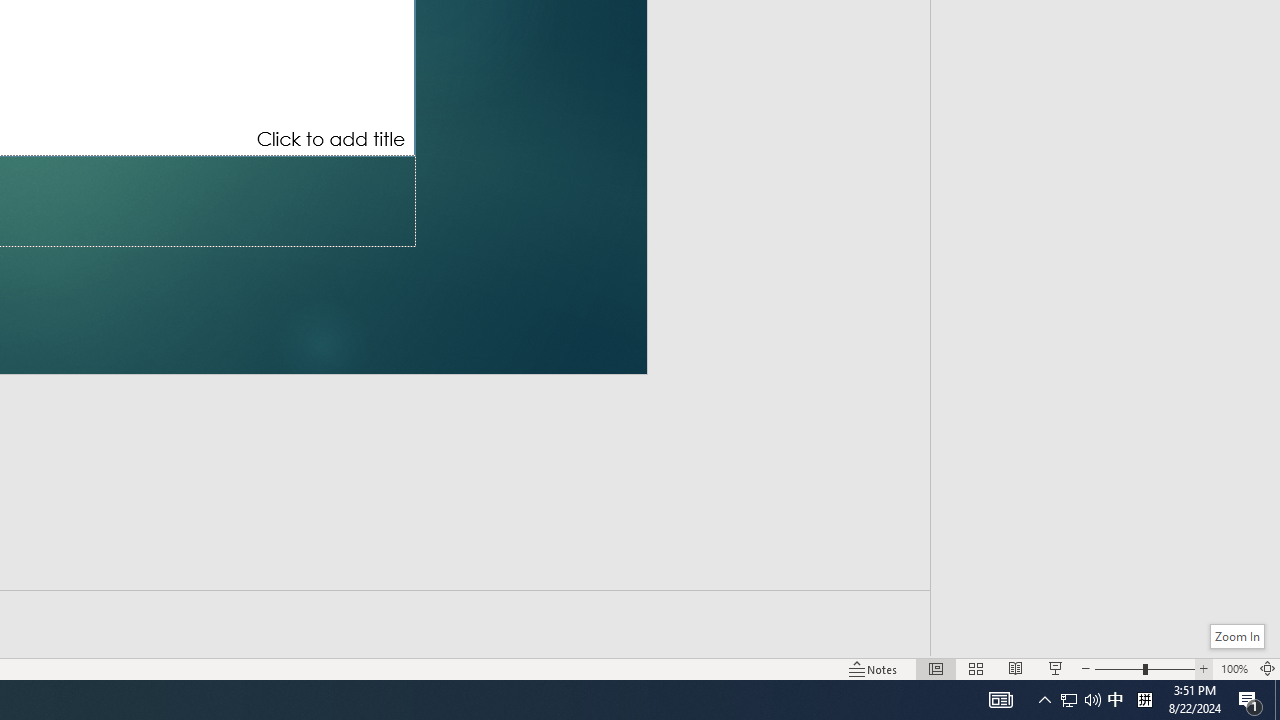 Image resolution: width=1280 pixels, height=720 pixels. I want to click on 'Zoom 100%', so click(1233, 669).